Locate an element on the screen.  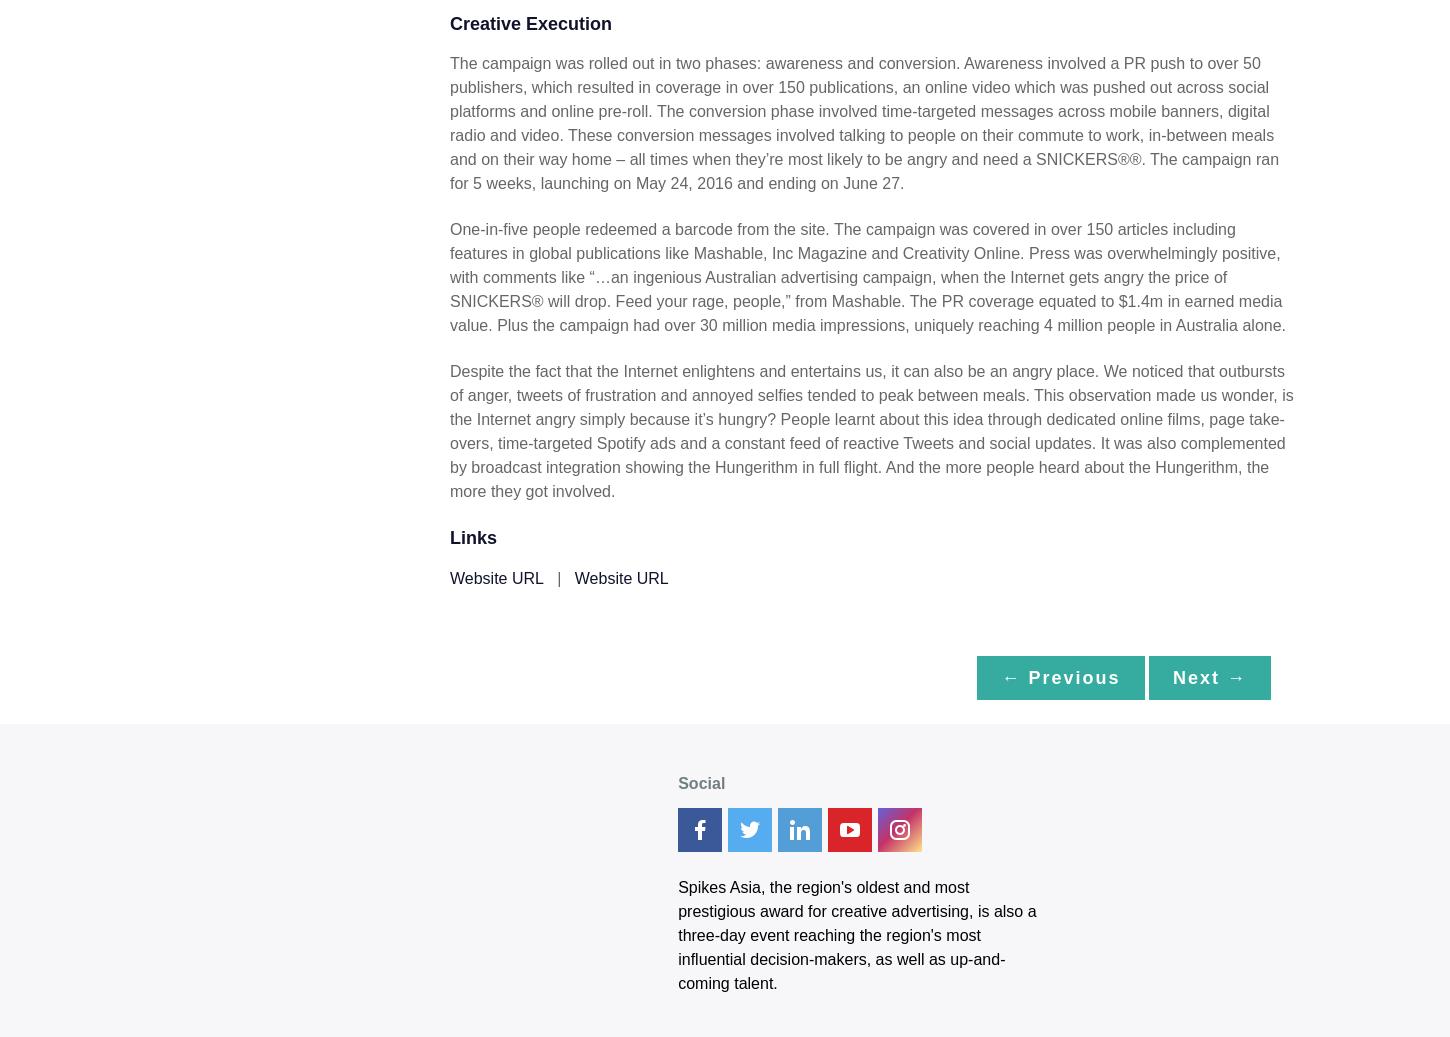
'event' is located at coordinates (769, 934).